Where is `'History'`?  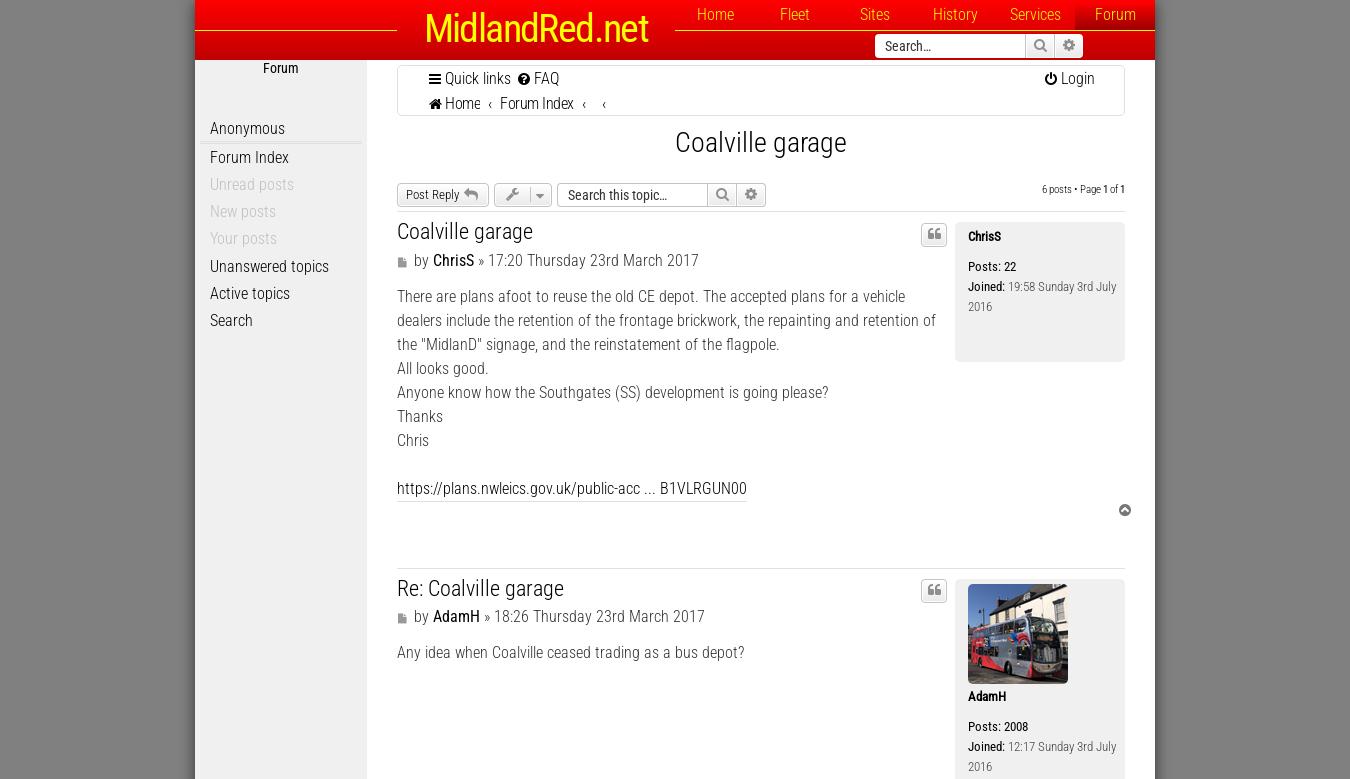 'History' is located at coordinates (953, 14).